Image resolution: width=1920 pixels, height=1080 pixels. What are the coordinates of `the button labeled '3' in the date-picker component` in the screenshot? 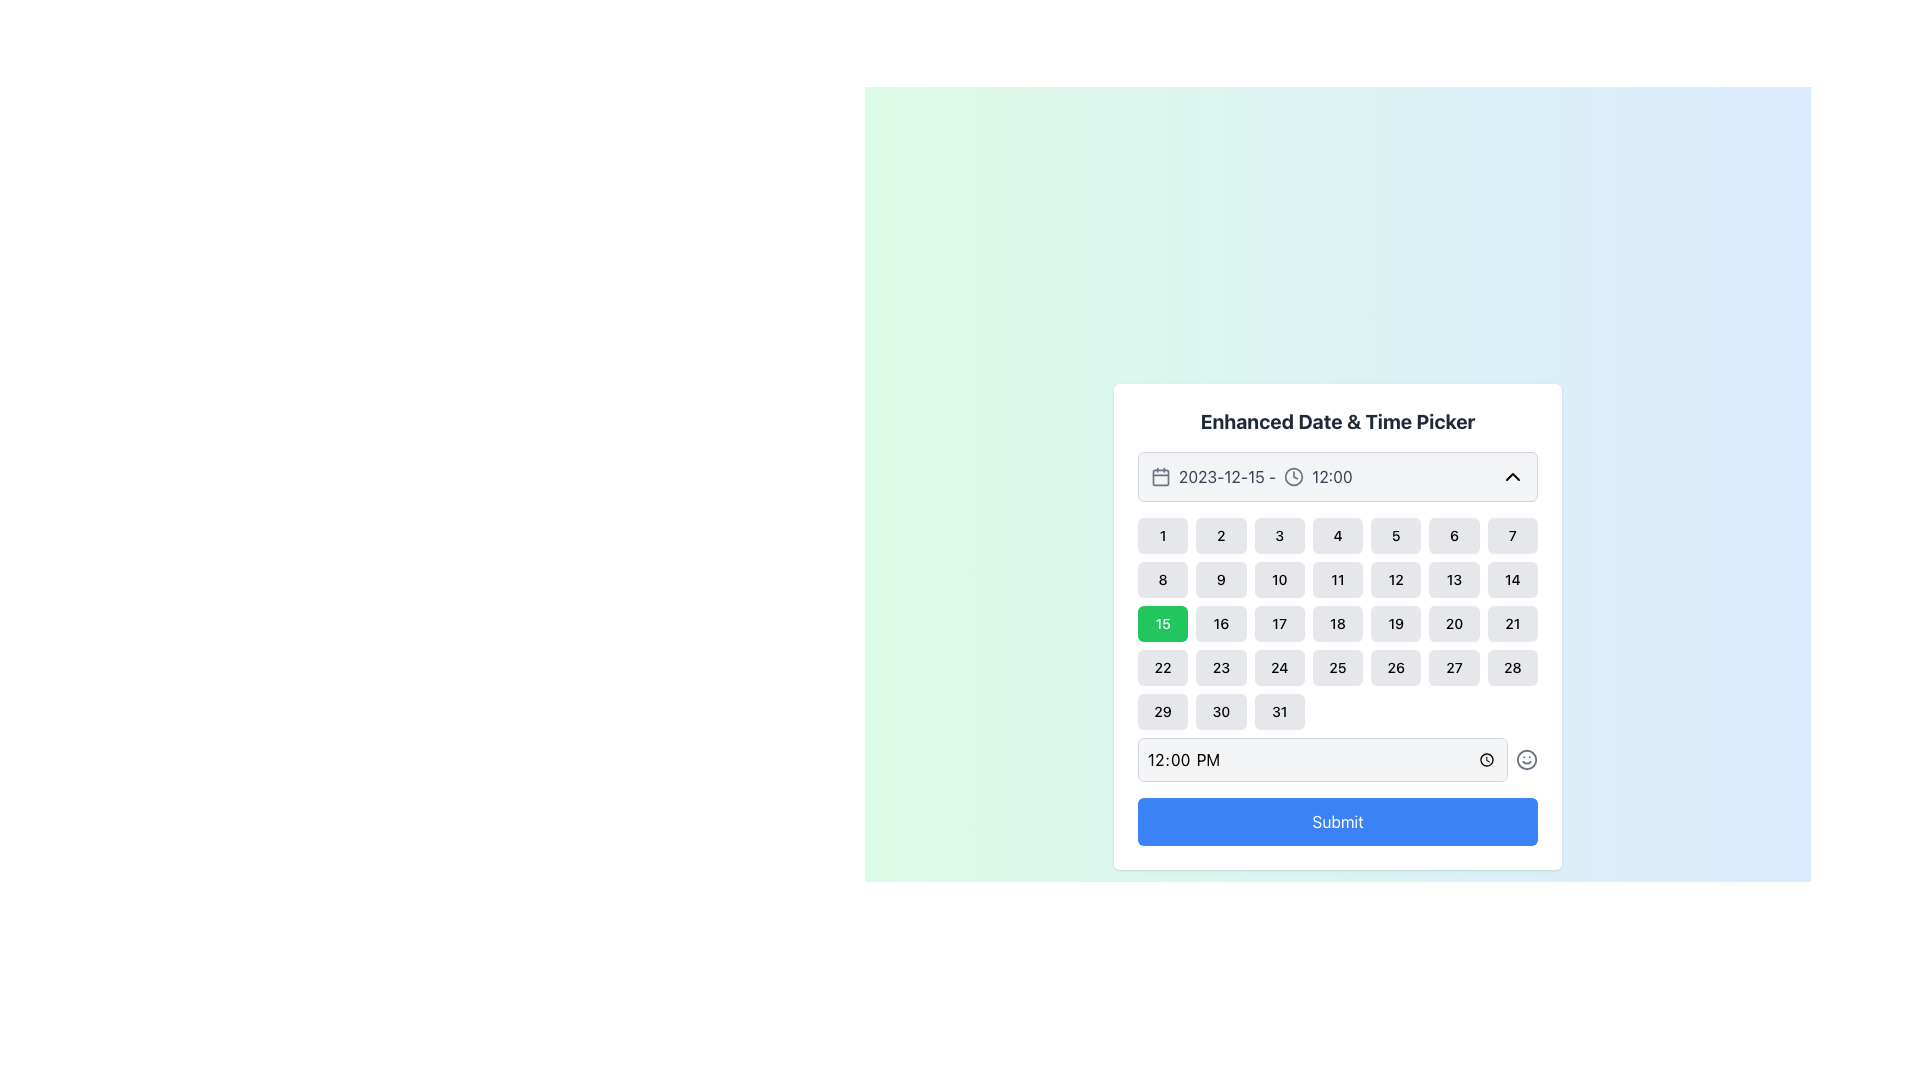 It's located at (1278, 535).